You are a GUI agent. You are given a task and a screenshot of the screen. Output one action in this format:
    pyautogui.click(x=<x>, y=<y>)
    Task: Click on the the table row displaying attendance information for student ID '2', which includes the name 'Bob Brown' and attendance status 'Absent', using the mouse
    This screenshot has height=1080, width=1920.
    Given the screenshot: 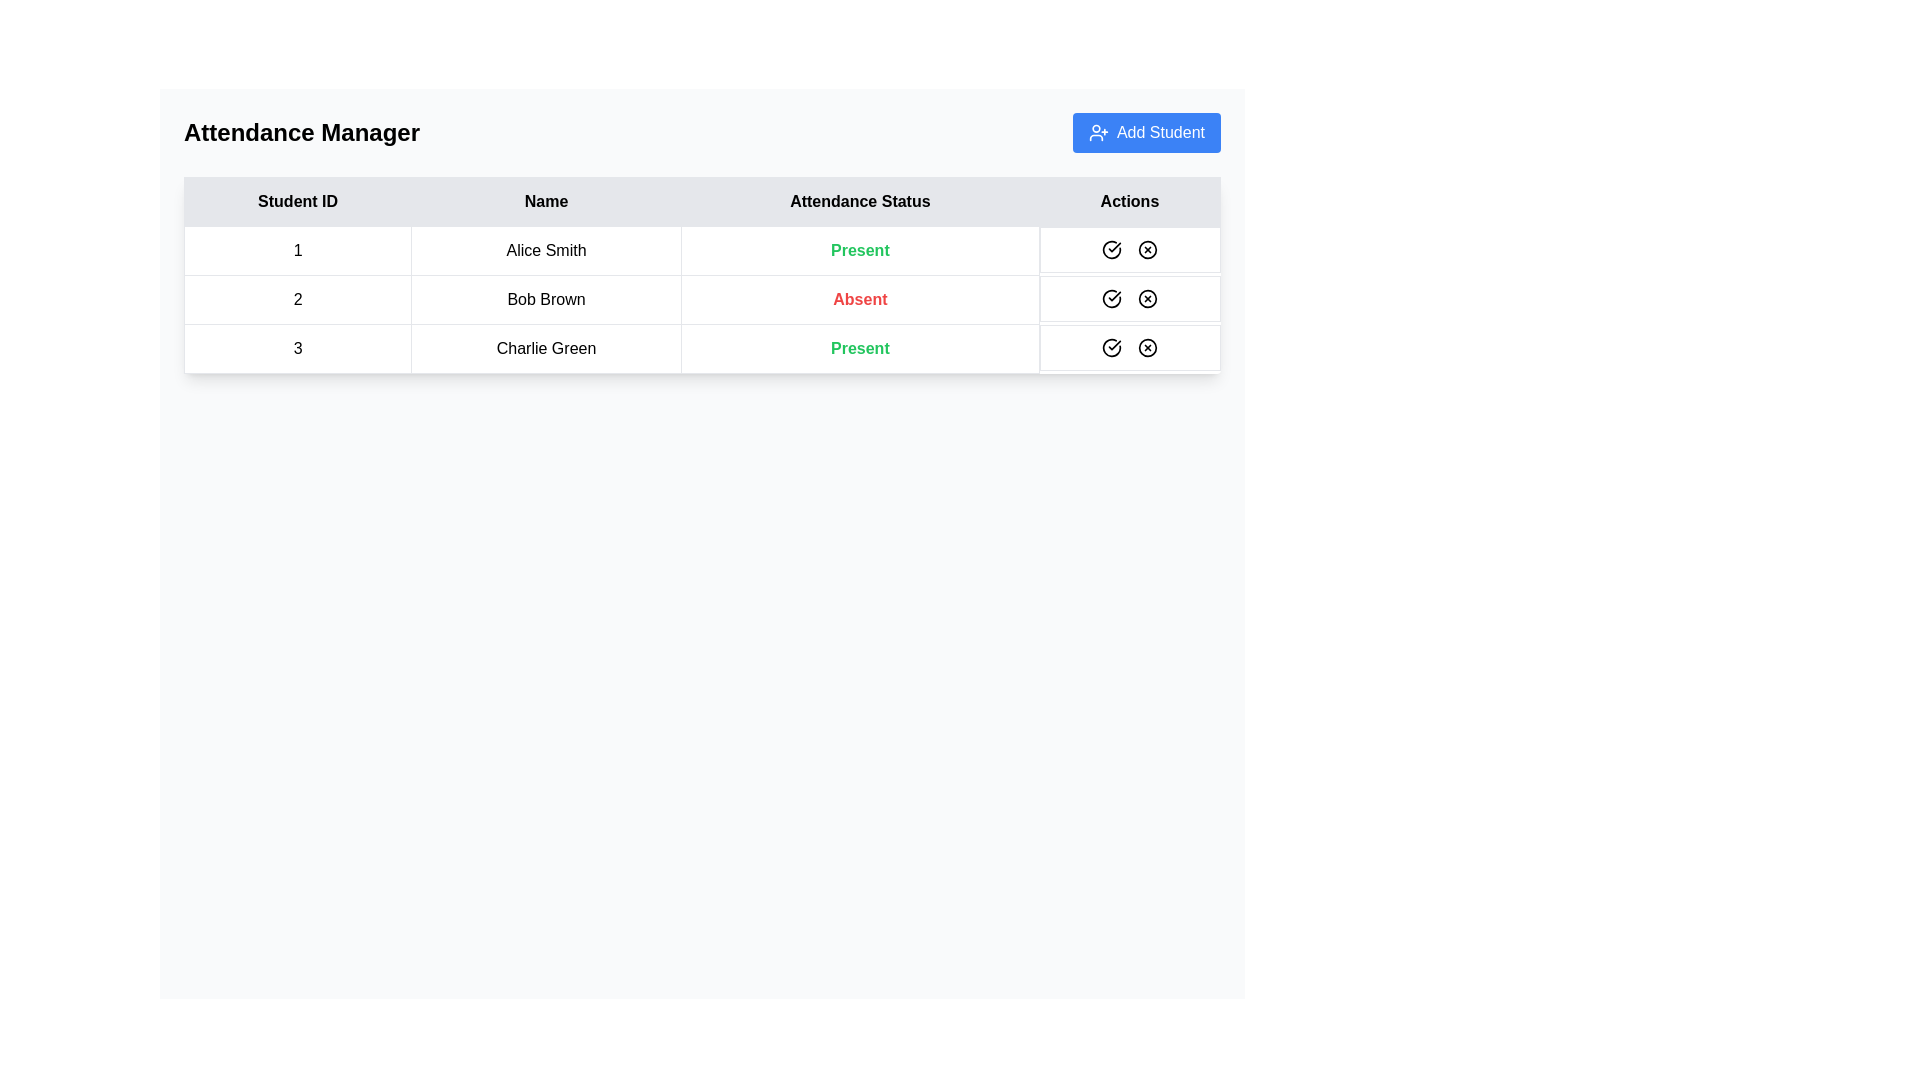 What is the action you would take?
    pyautogui.click(x=702, y=300)
    